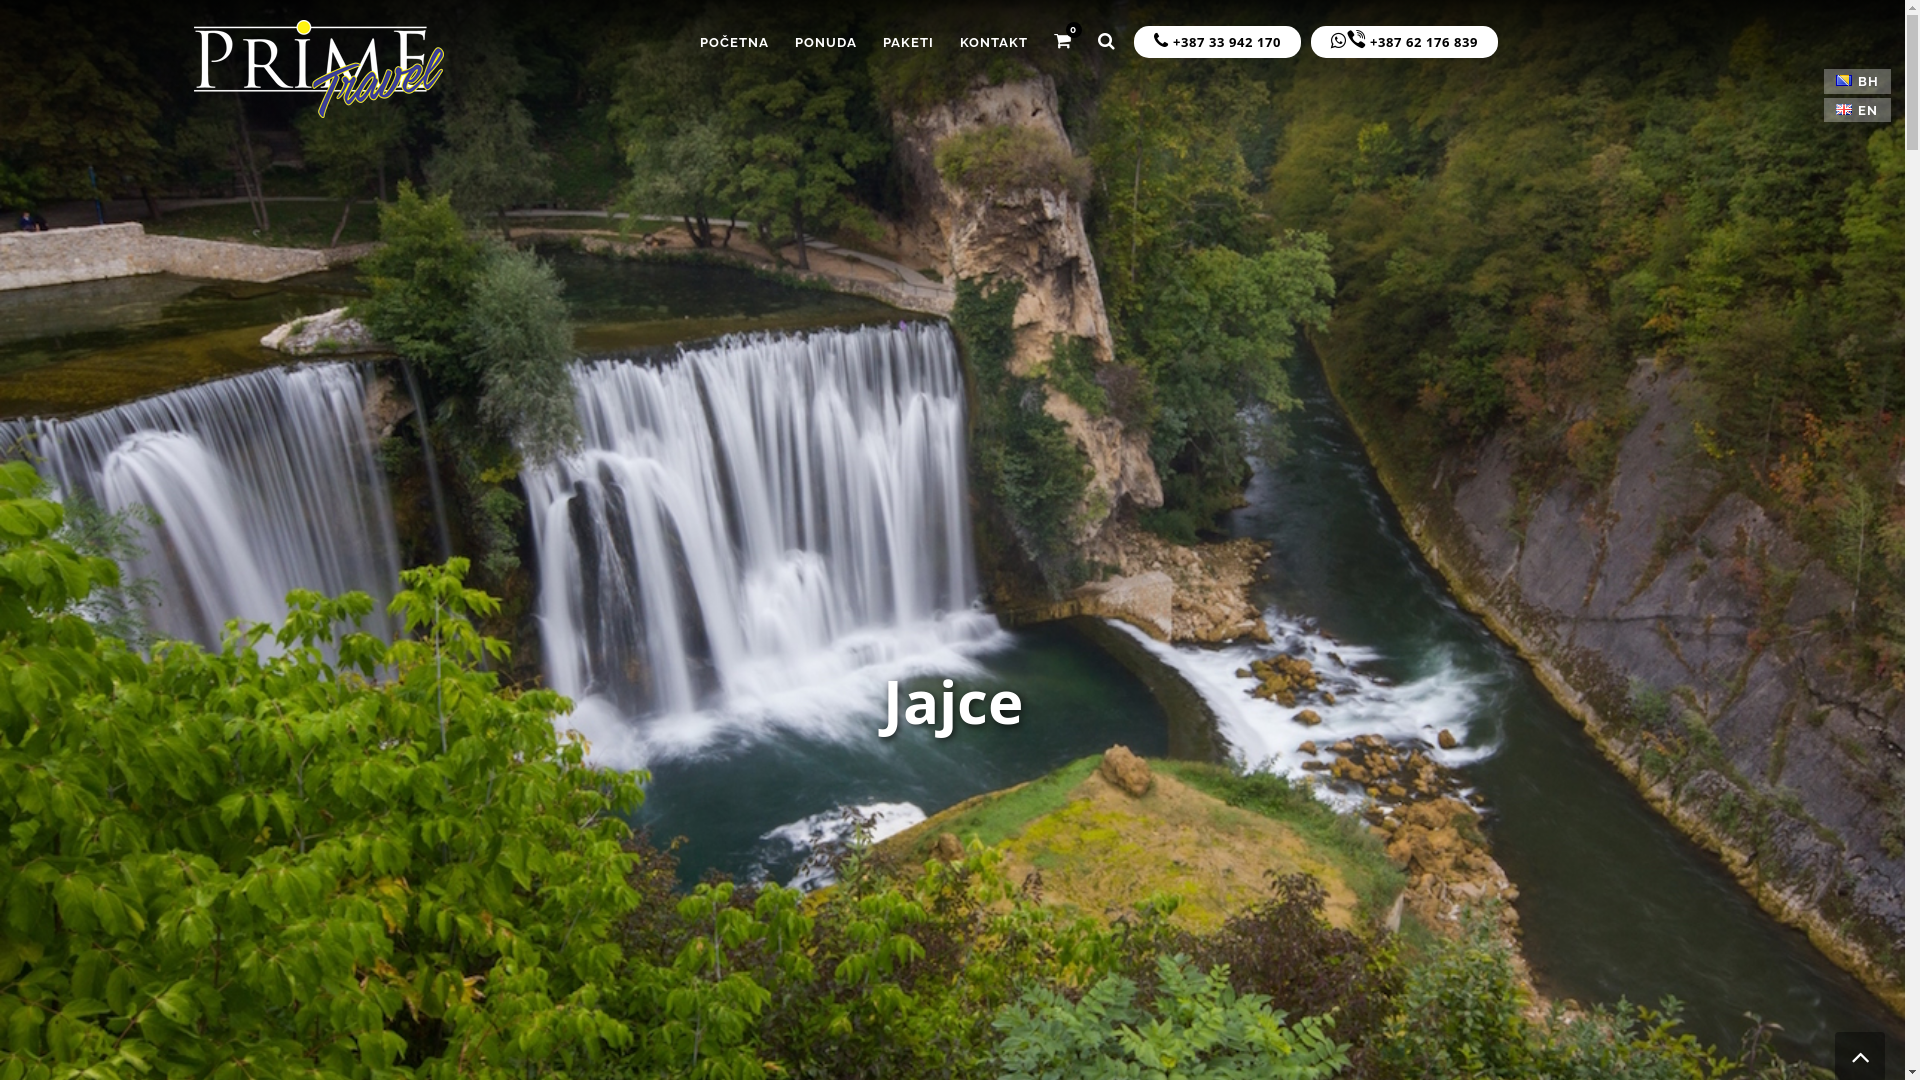  What do you see at coordinates (825, 42) in the screenshot?
I see `'PONUDA'` at bounding box center [825, 42].